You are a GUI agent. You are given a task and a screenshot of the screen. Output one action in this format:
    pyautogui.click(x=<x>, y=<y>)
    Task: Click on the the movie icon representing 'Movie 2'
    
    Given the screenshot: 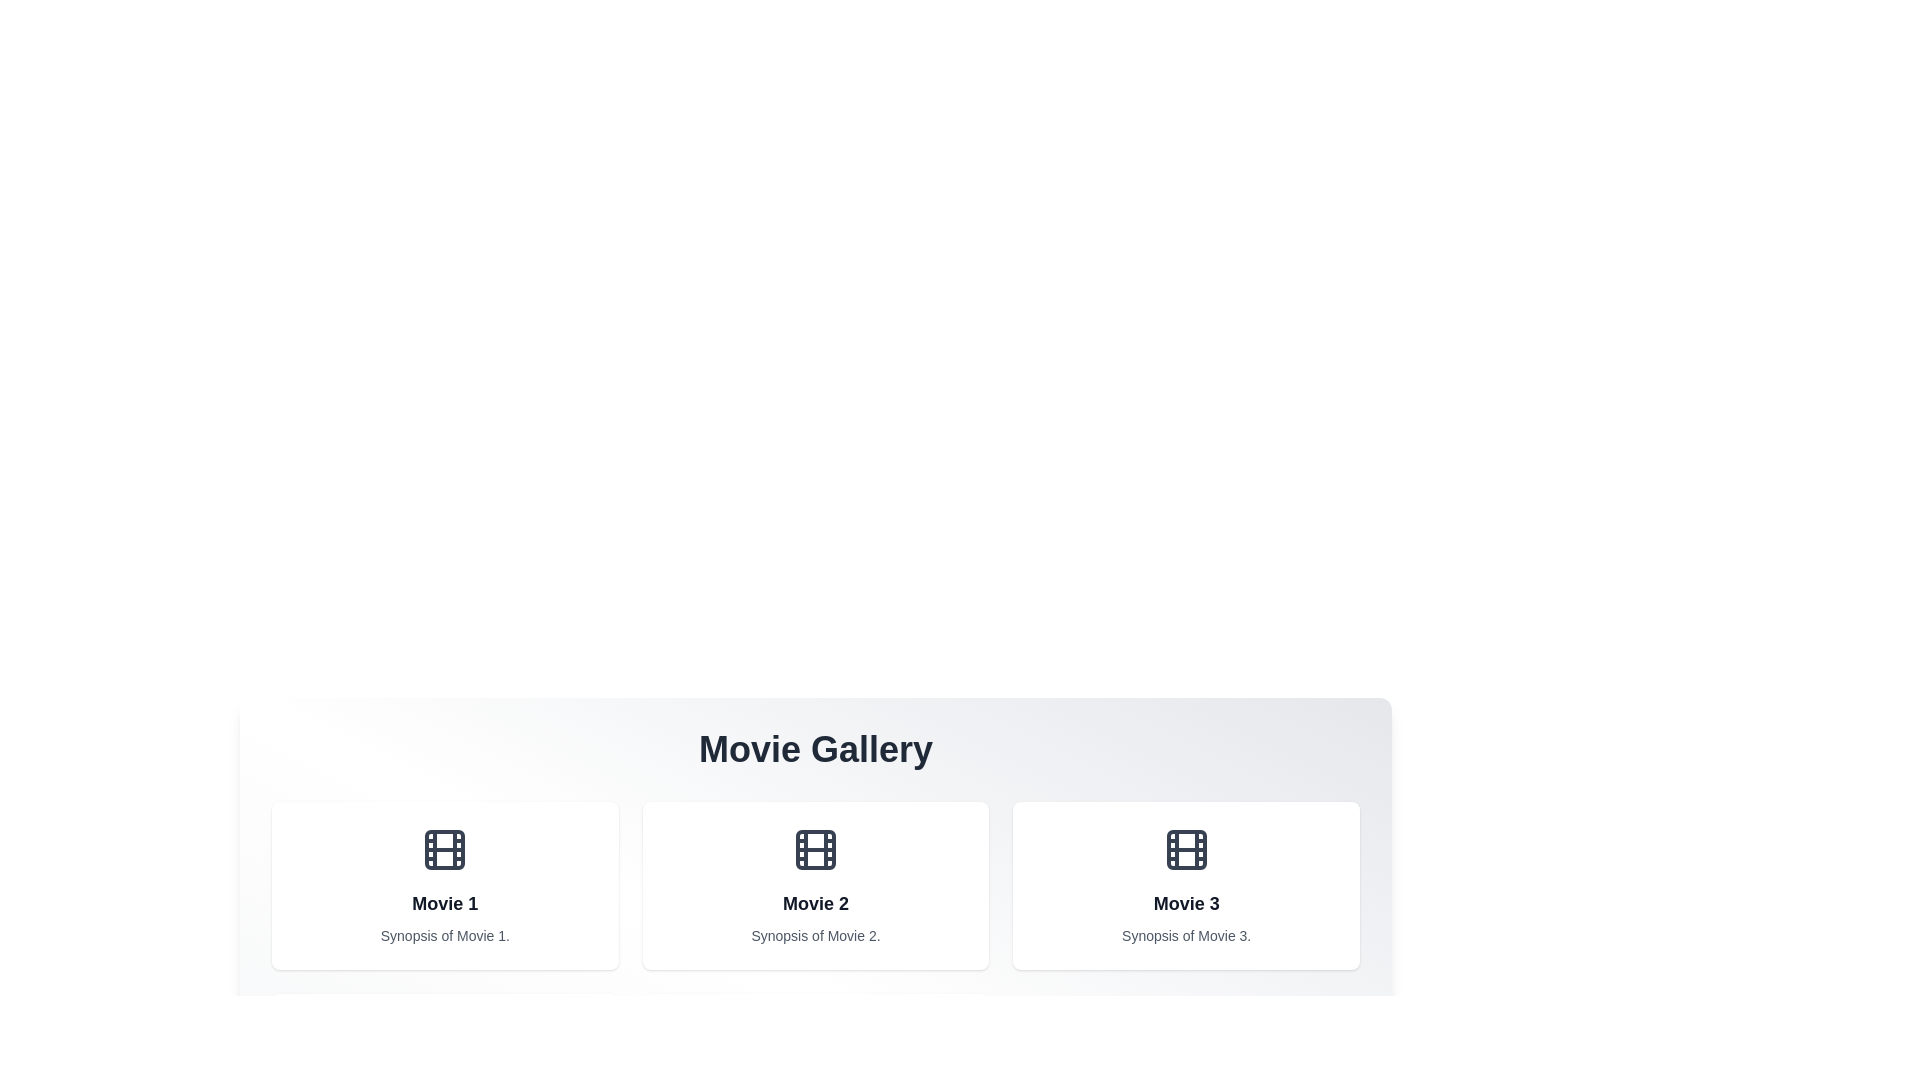 What is the action you would take?
    pyautogui.click(x=816, y=849)
    